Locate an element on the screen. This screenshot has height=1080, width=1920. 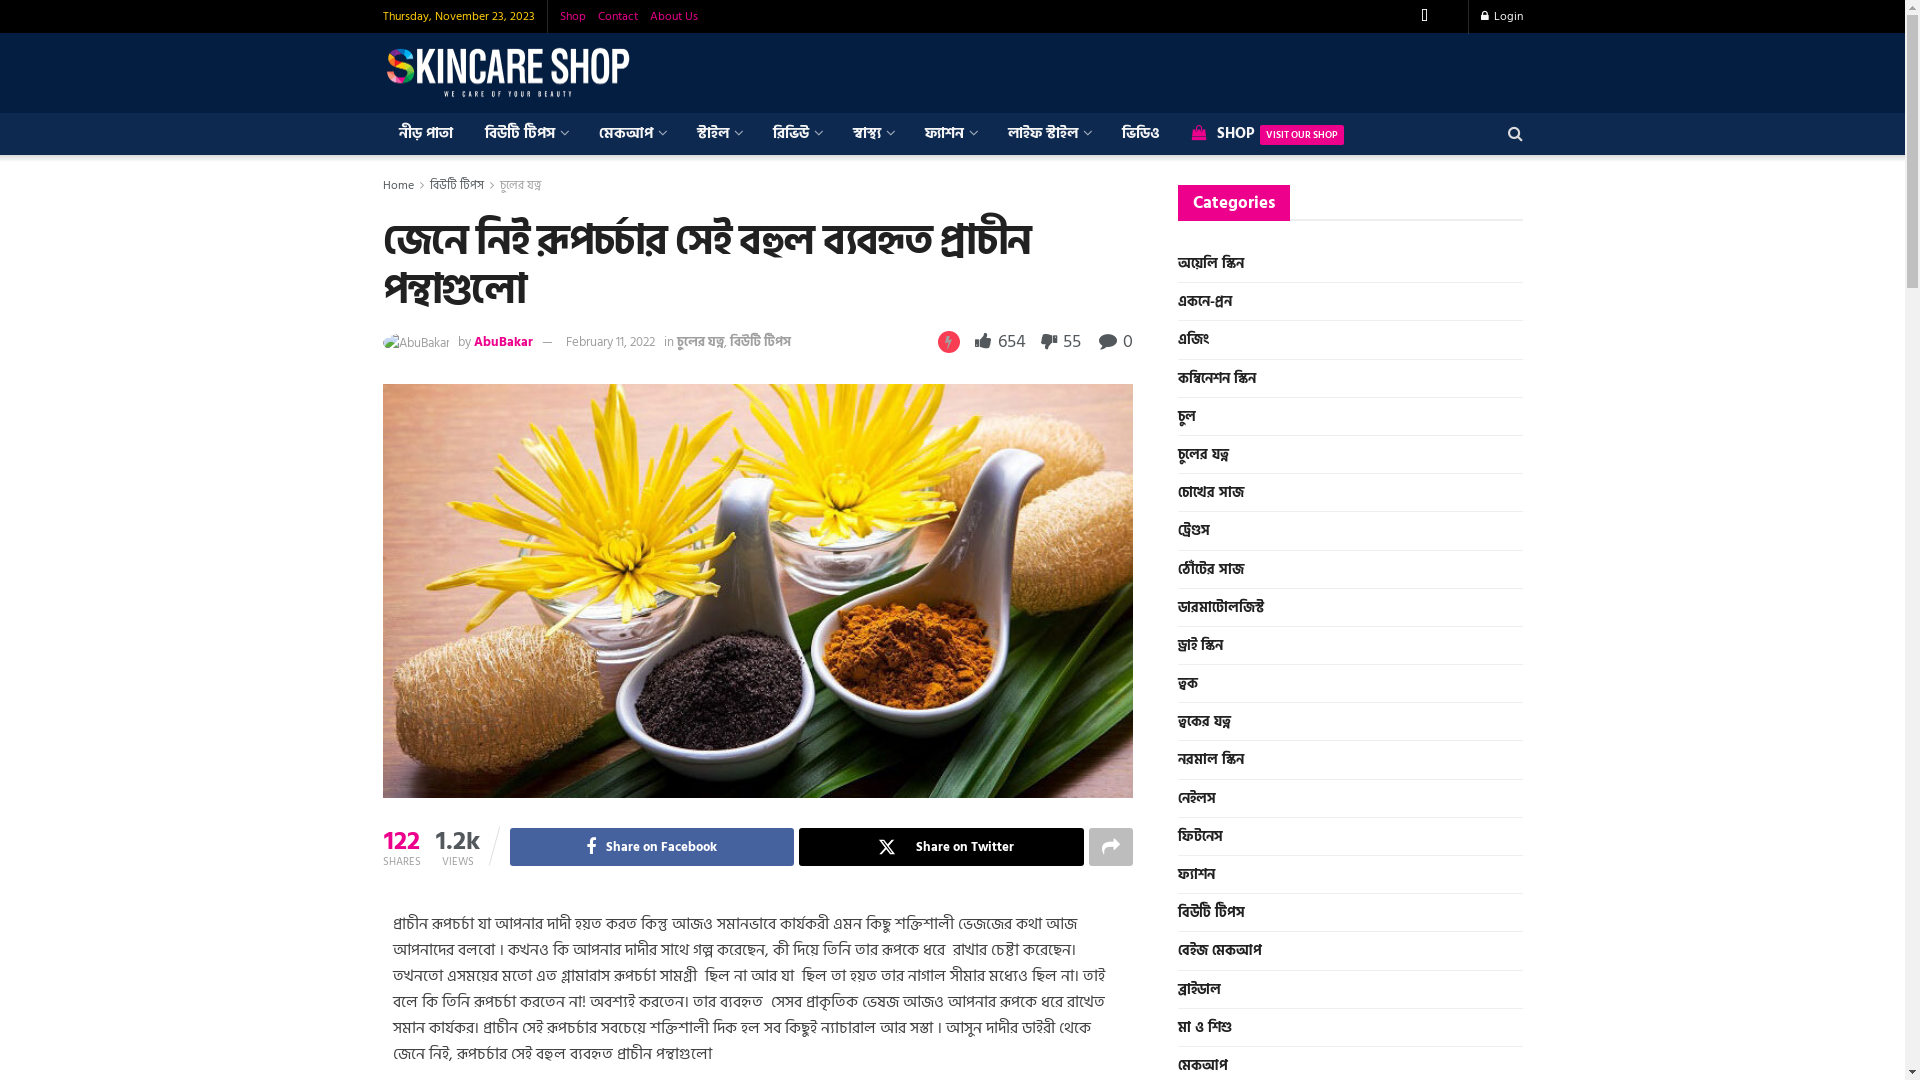
'Login' is located at coordinates (1501, 16).